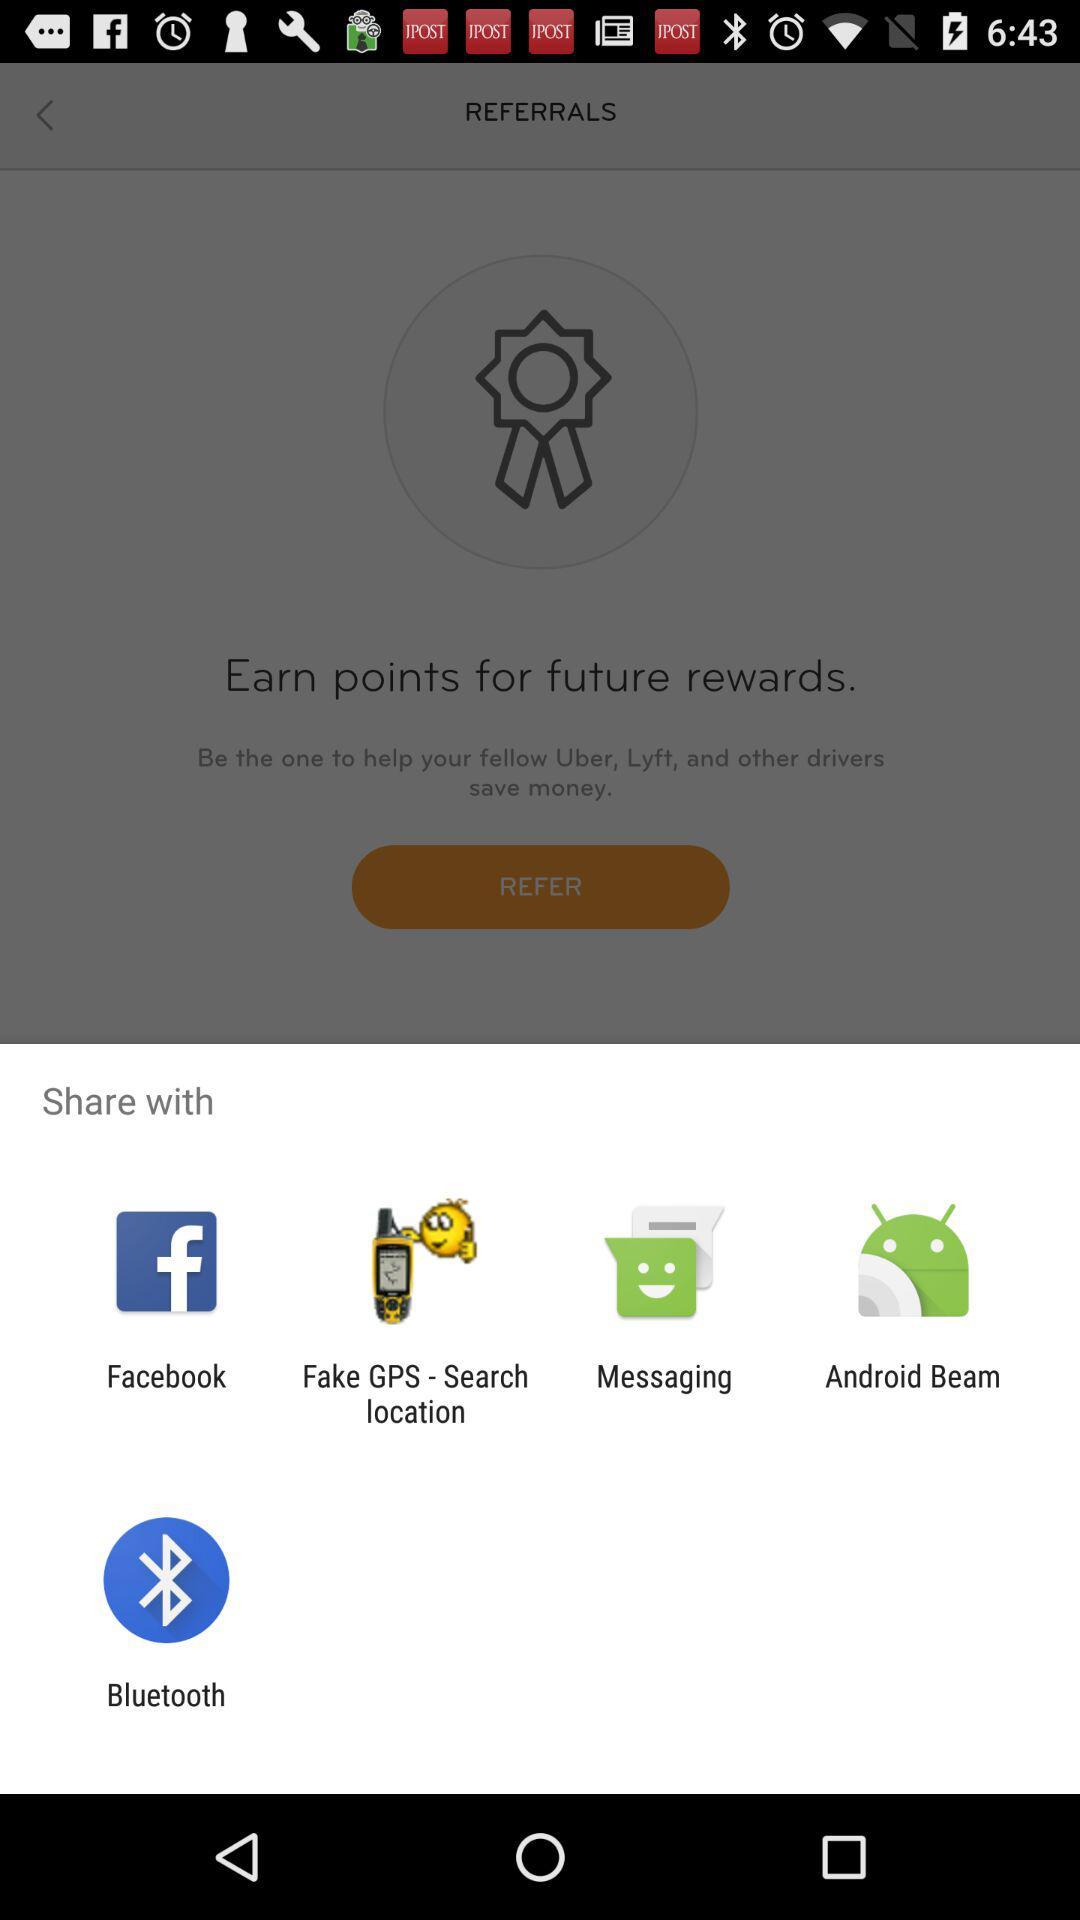  I want to click on icon at the bottom right corner, so click(913, 1392).